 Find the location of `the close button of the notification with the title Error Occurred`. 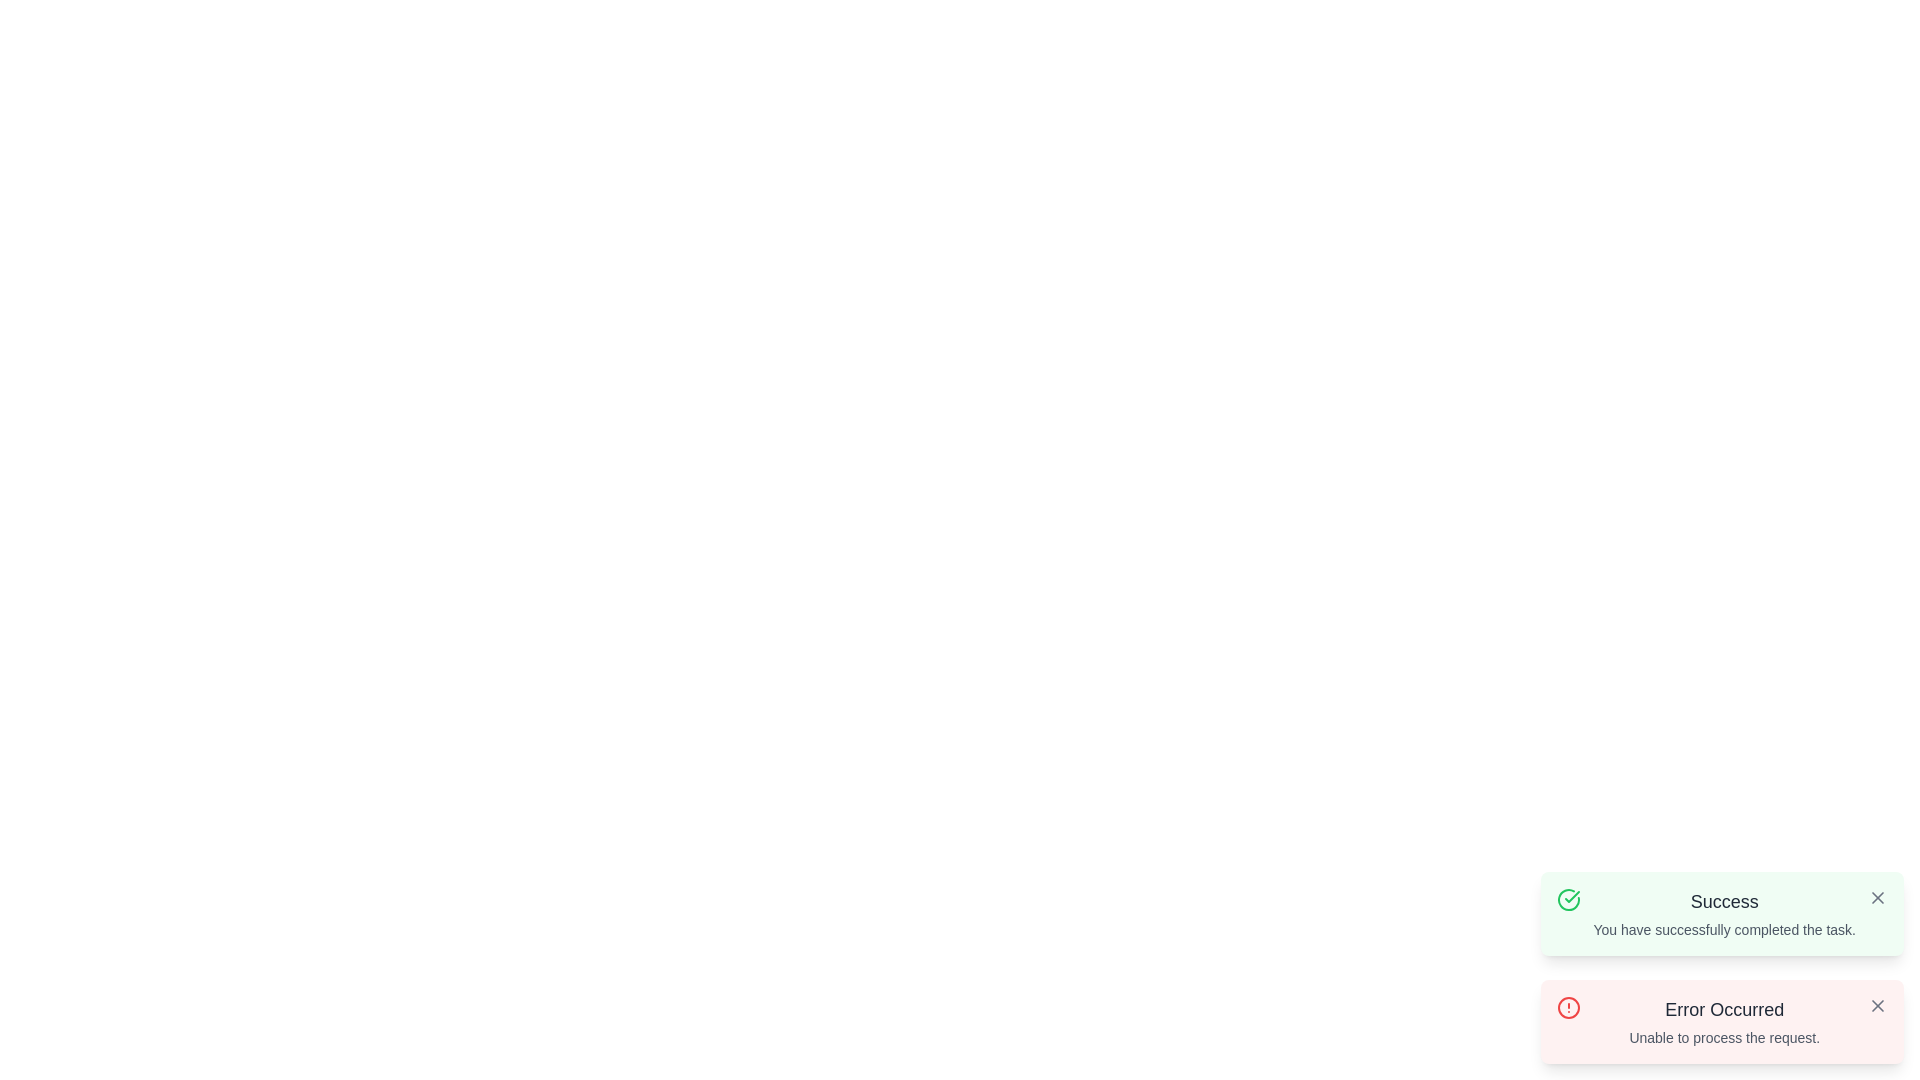

the close button of the notification with the title Error Occurred is located at coordinates (1876, 1006).